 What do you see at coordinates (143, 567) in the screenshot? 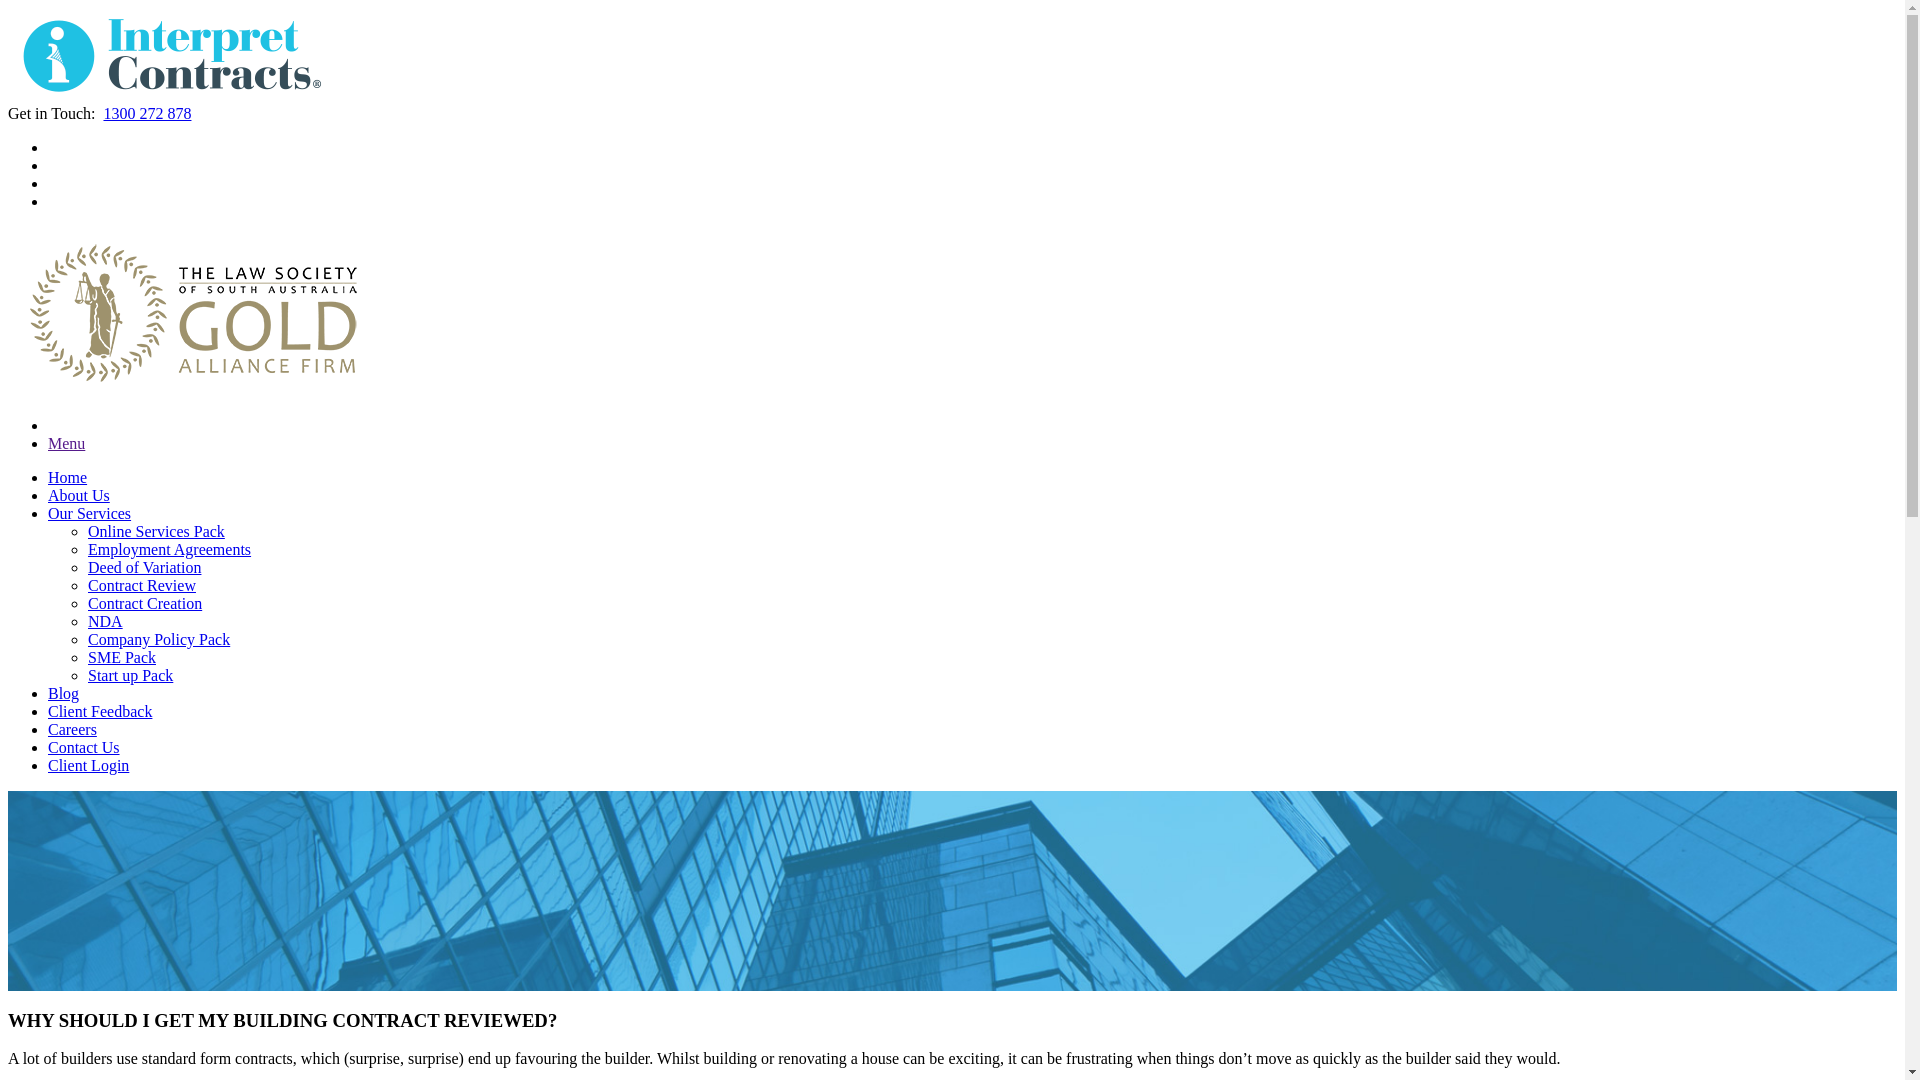
I see `'Deed of Variation'` at bounding box center [143, 567].